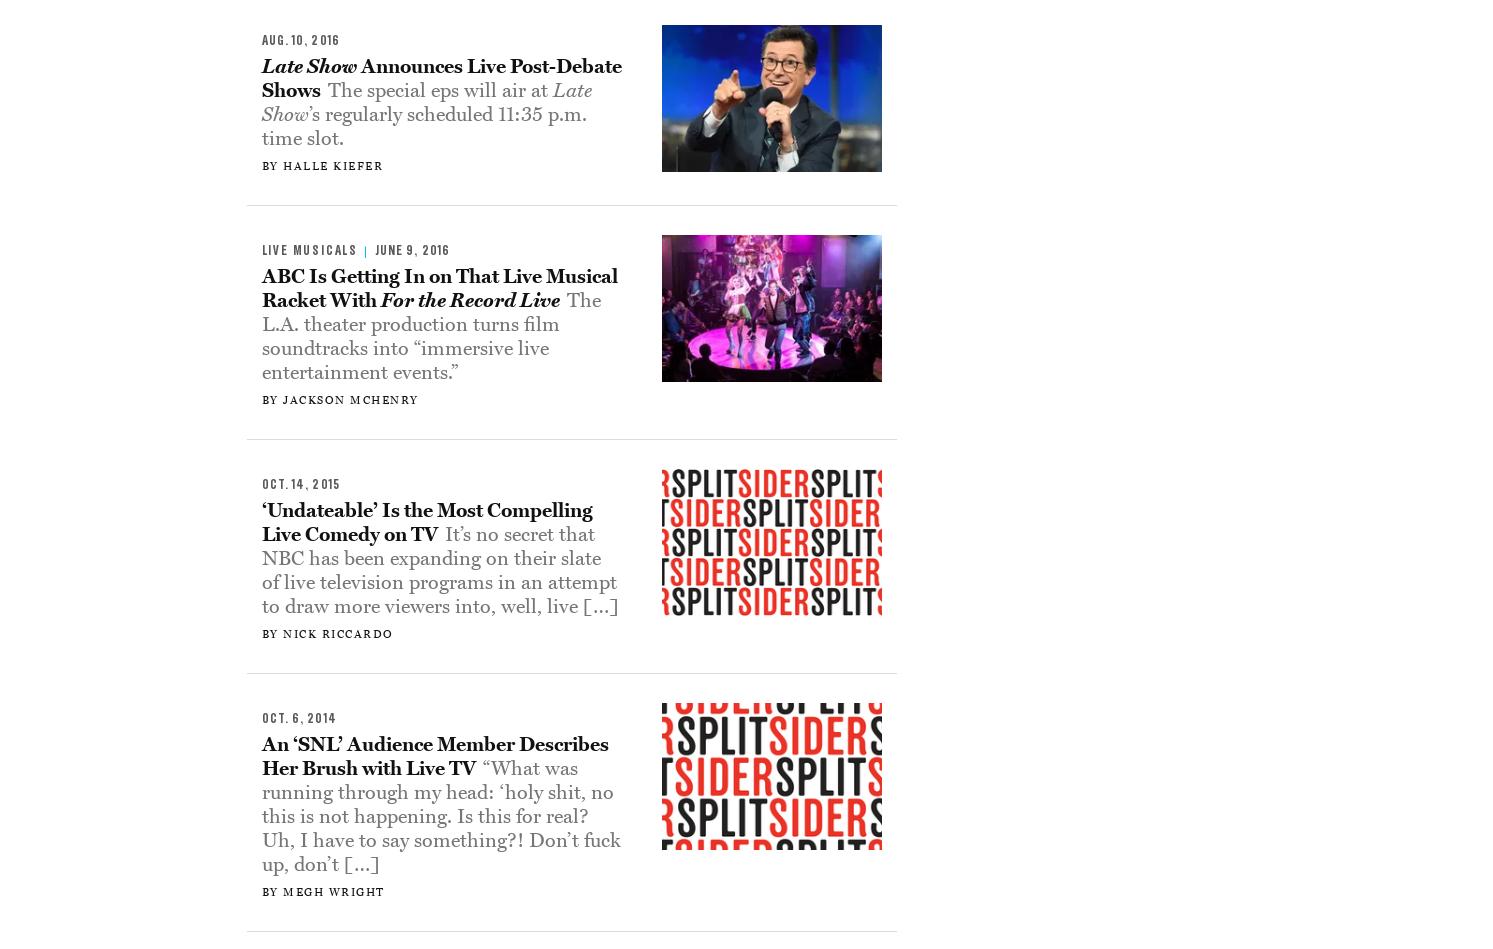  I want to click on 'The L.A. theater production turns film soundtracks into “immersive live entertainment events.”', so click(430, 336).